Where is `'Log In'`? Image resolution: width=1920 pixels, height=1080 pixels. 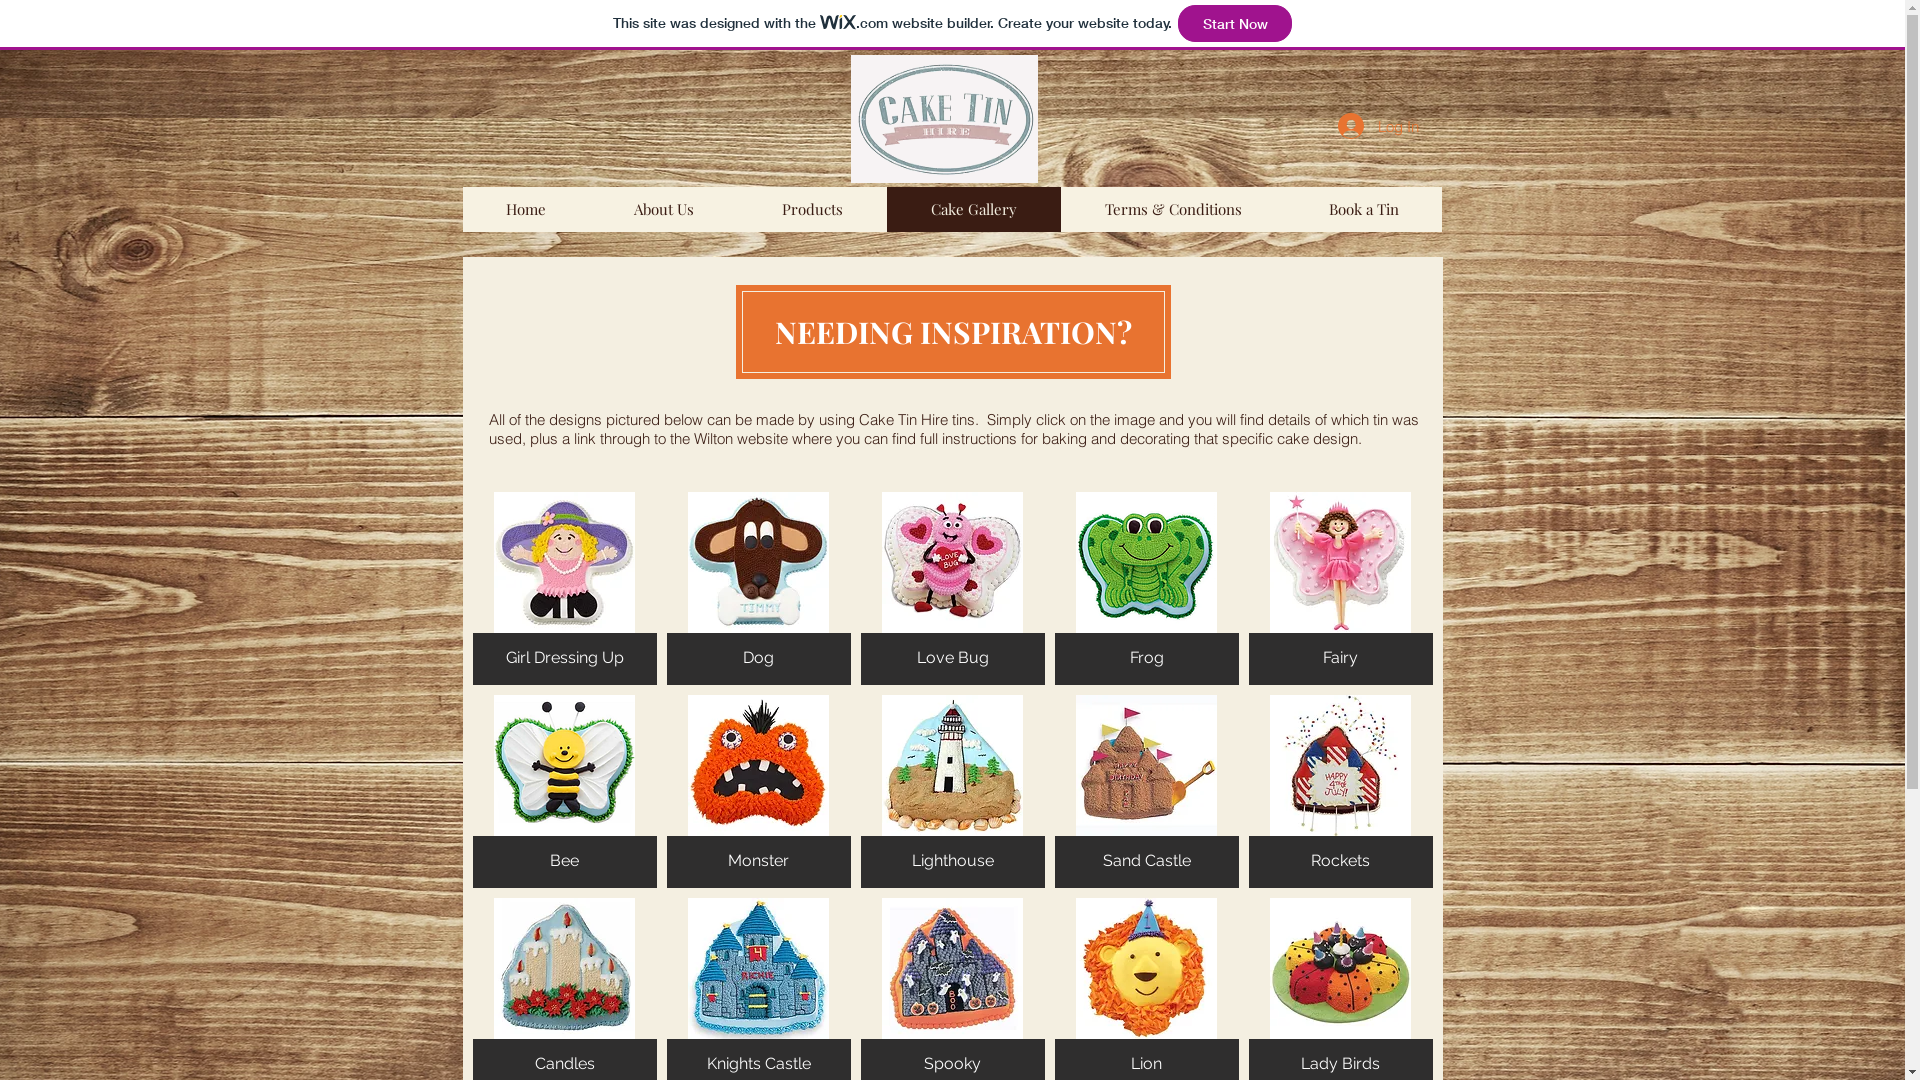 'Log In' is located at coordinates (1377, 126).